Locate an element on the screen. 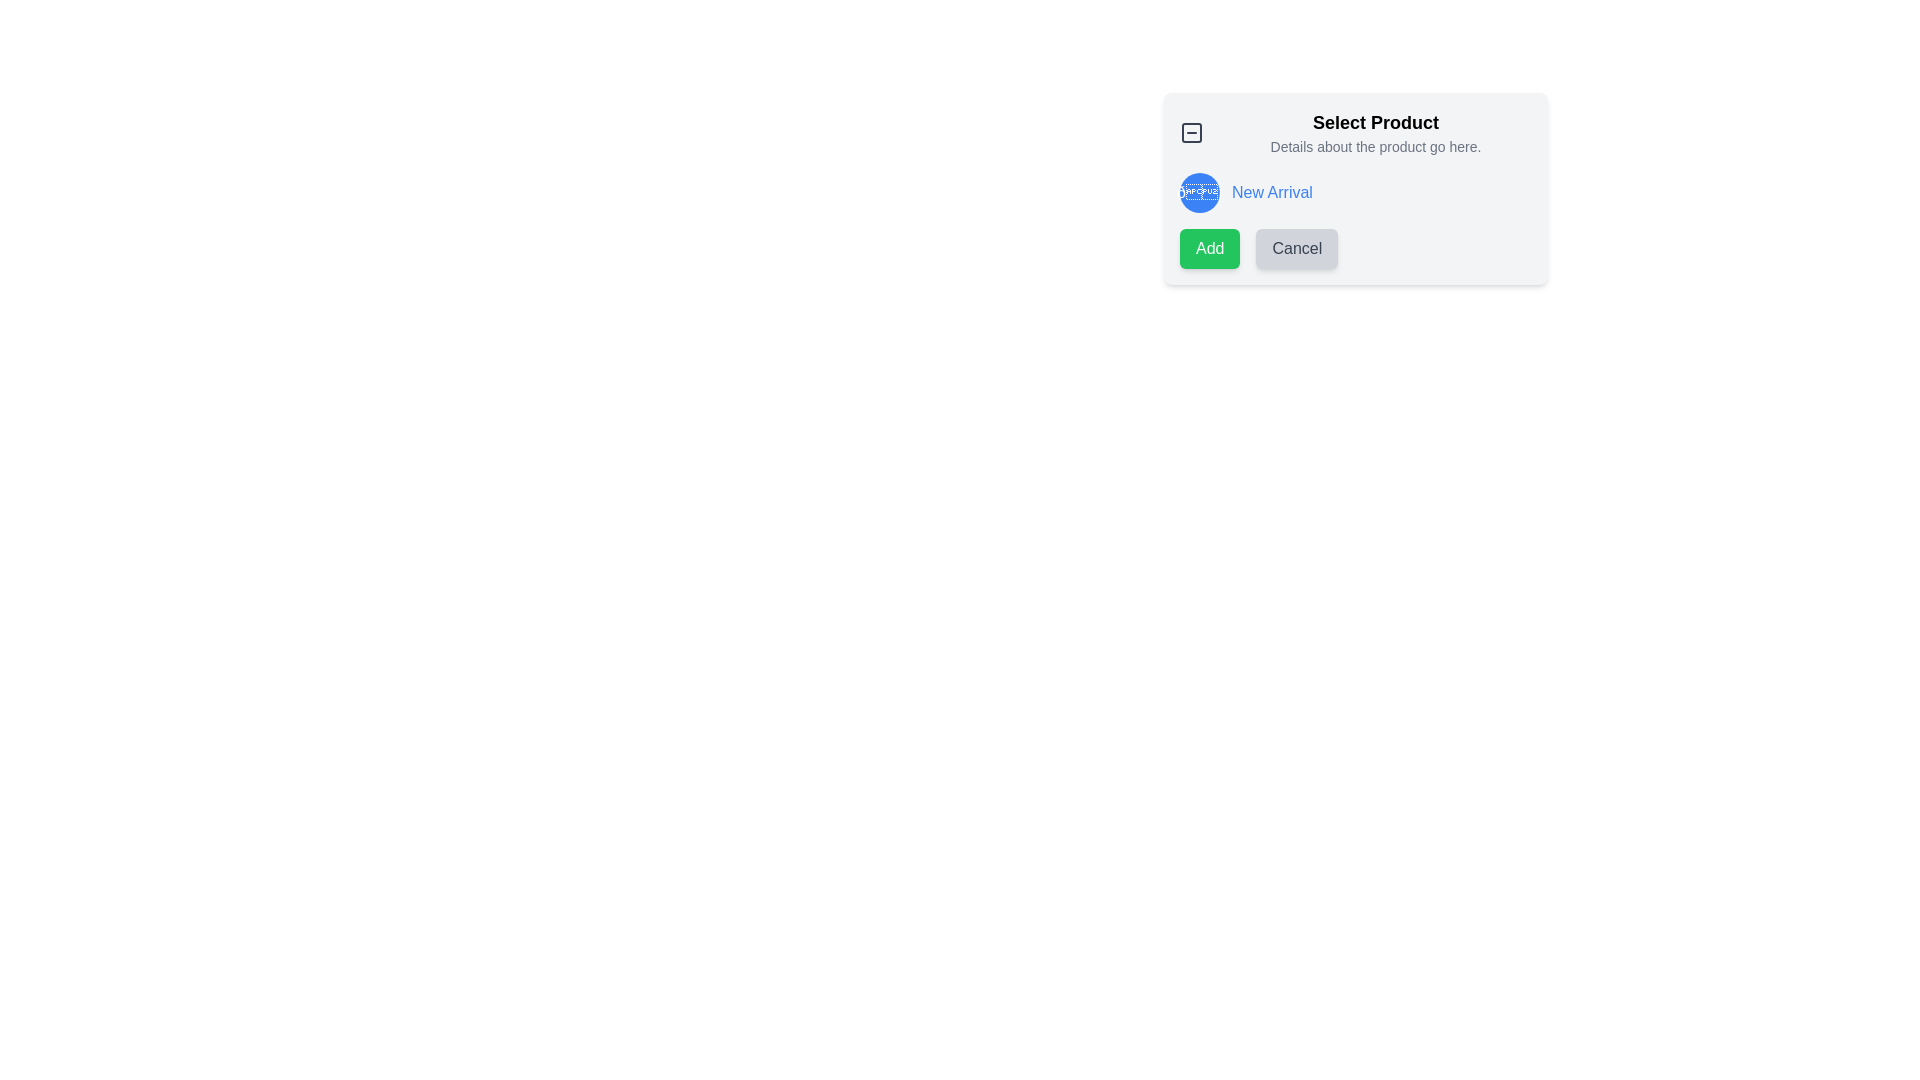  the product selection Card located centrally within the white modal box, which serves as the primary content block is located at coordinates (1356, 189).